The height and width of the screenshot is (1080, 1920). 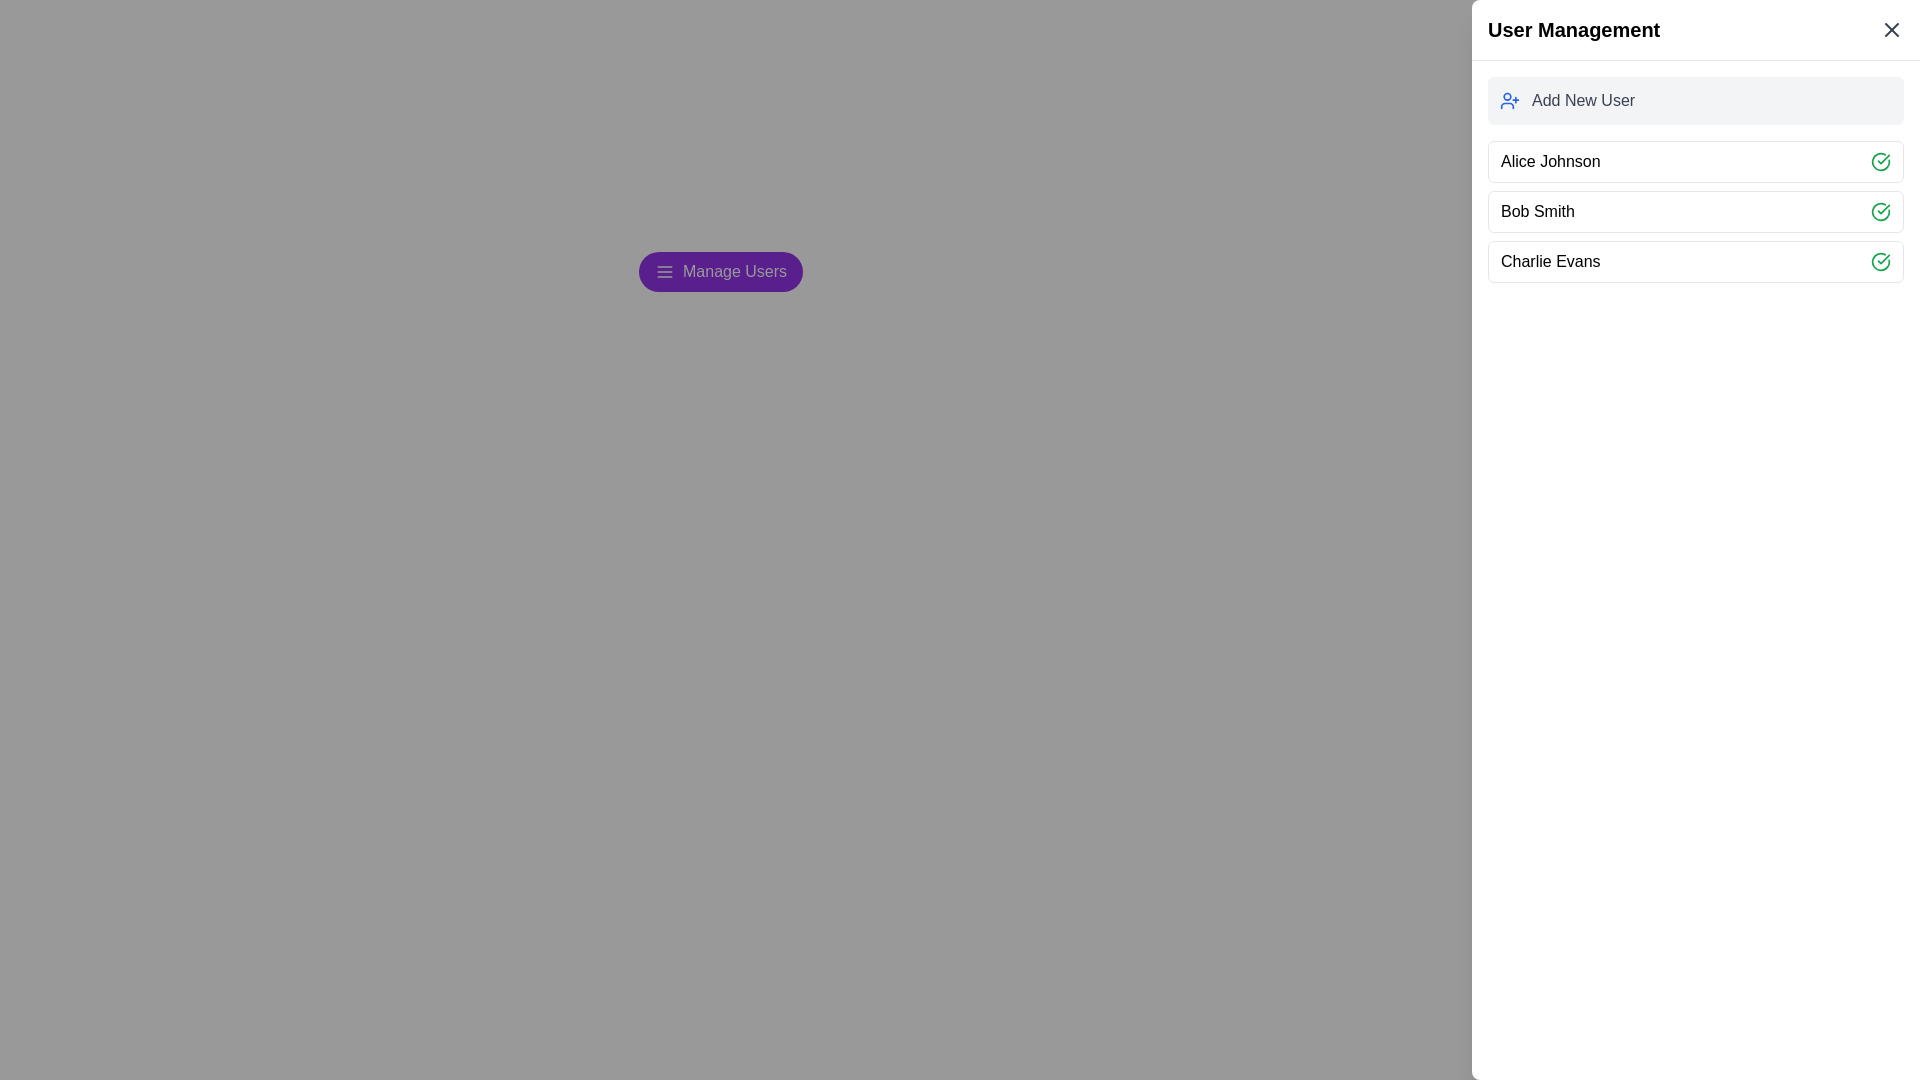 What do you see at coordinates (1536, 212) in the screenshot?
I see `the text display element representing the user named 'Bob Smith', which is located in the 'User Management' panel, directly under 'Alice Johnson' and above 'Charlie Evans'` at bounding box center [1536, 212].